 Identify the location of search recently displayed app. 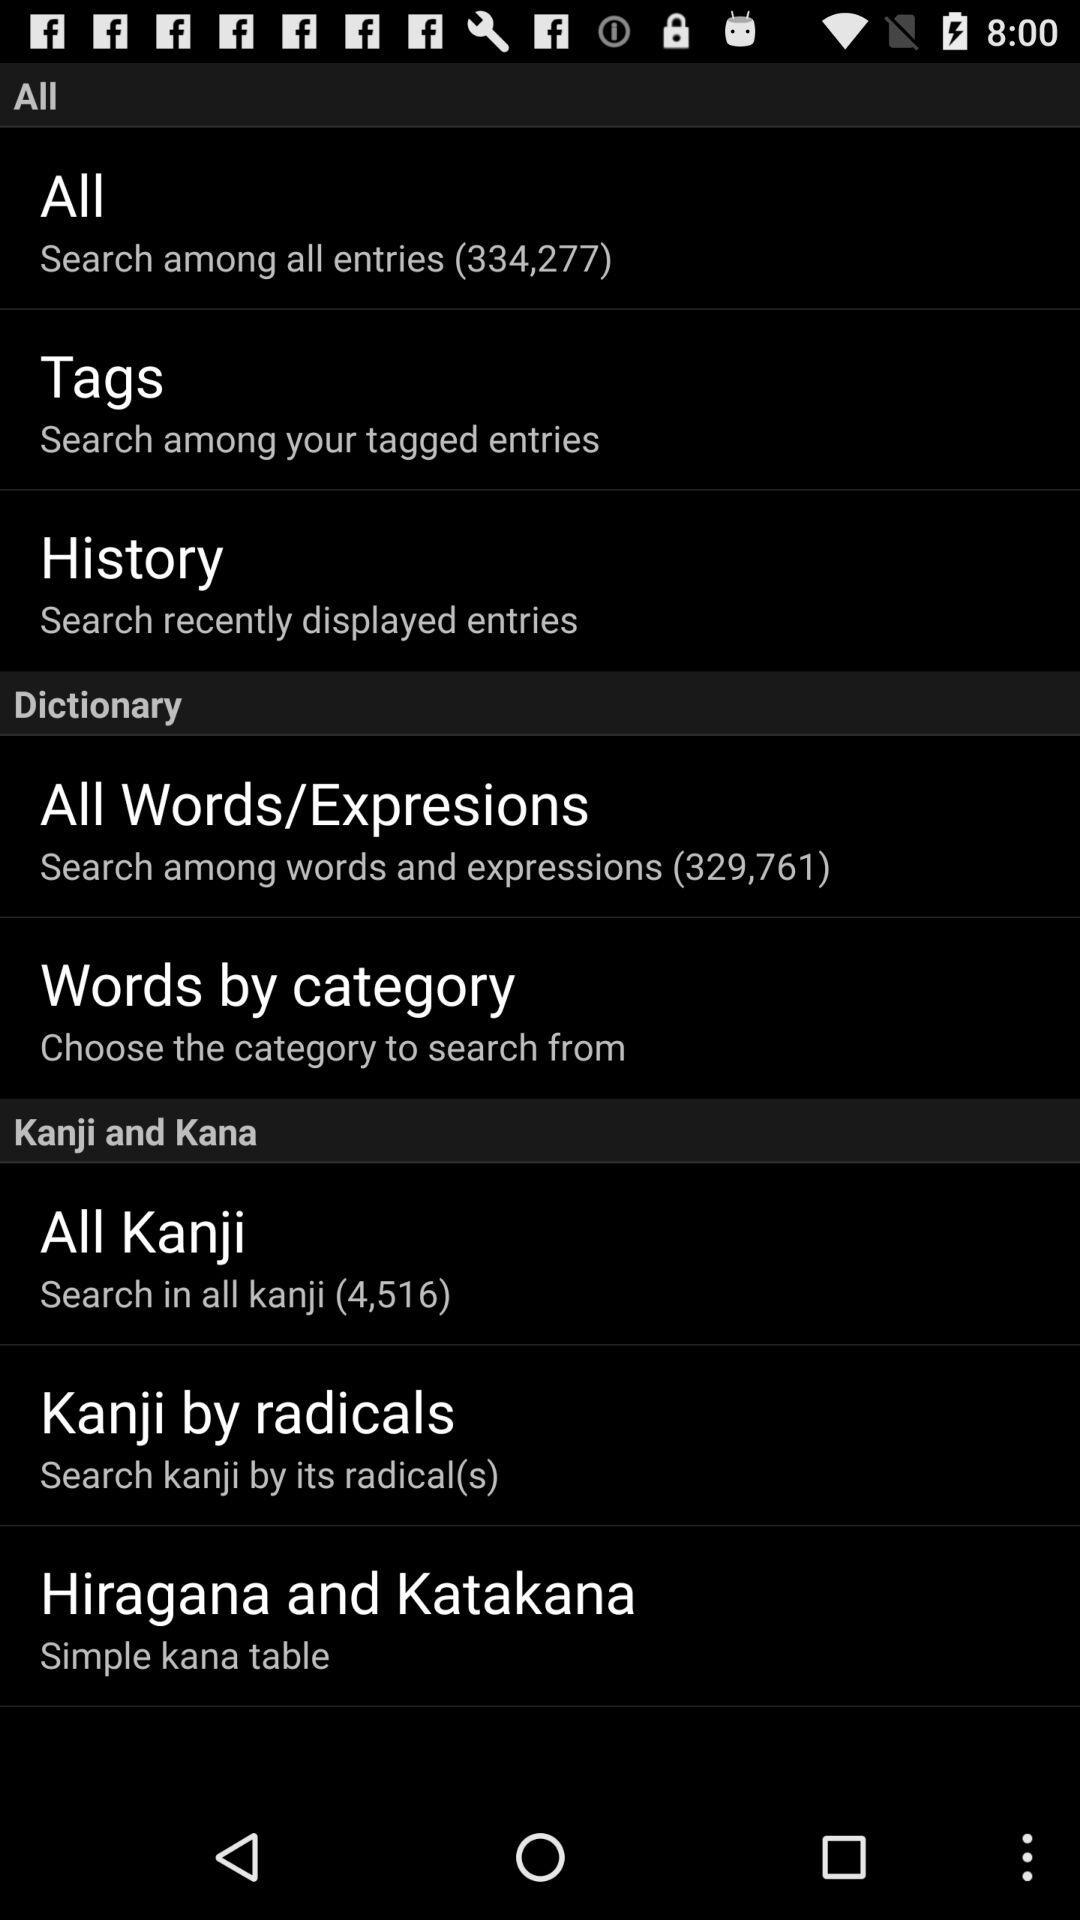
(559, 617).